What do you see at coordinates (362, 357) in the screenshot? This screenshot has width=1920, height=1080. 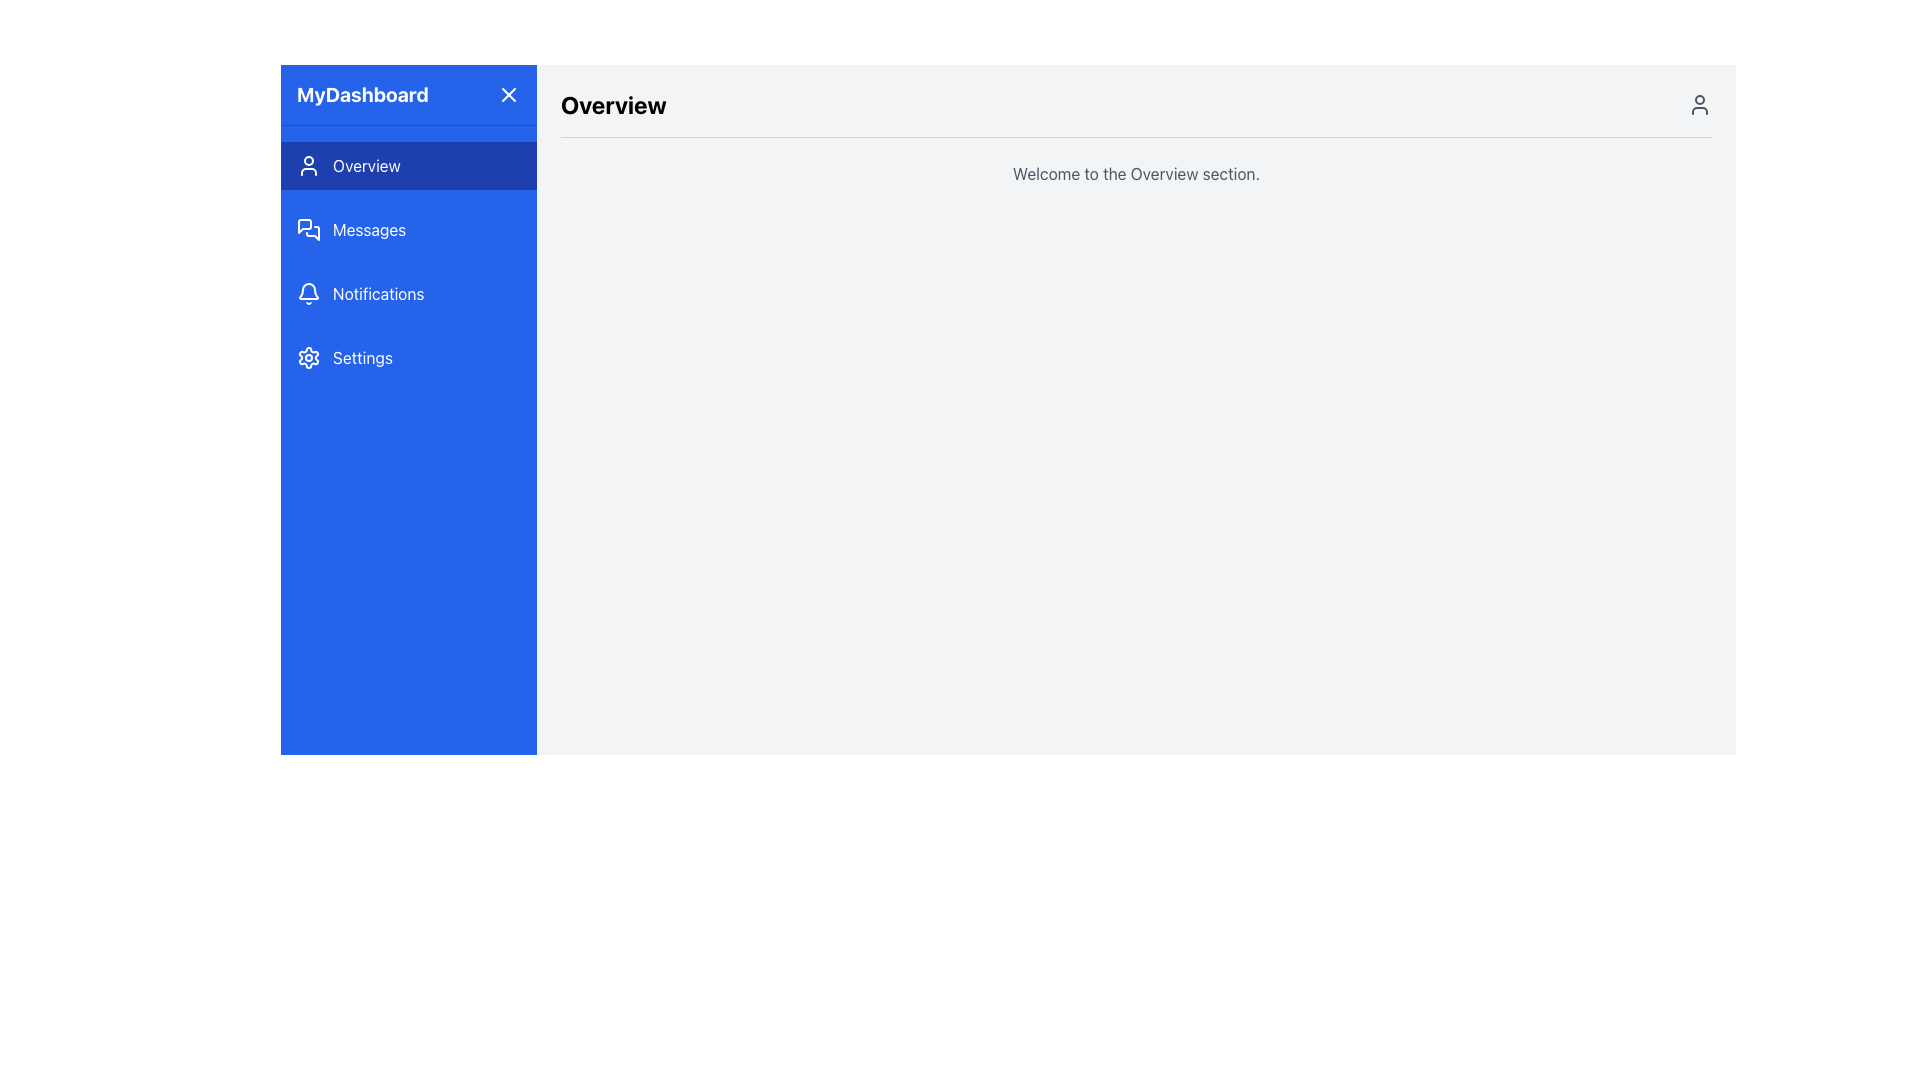 I see `the 'Settings' text label located under the 'Notifications' option in the vertical navigation menu` at bounding box center [362, 357].